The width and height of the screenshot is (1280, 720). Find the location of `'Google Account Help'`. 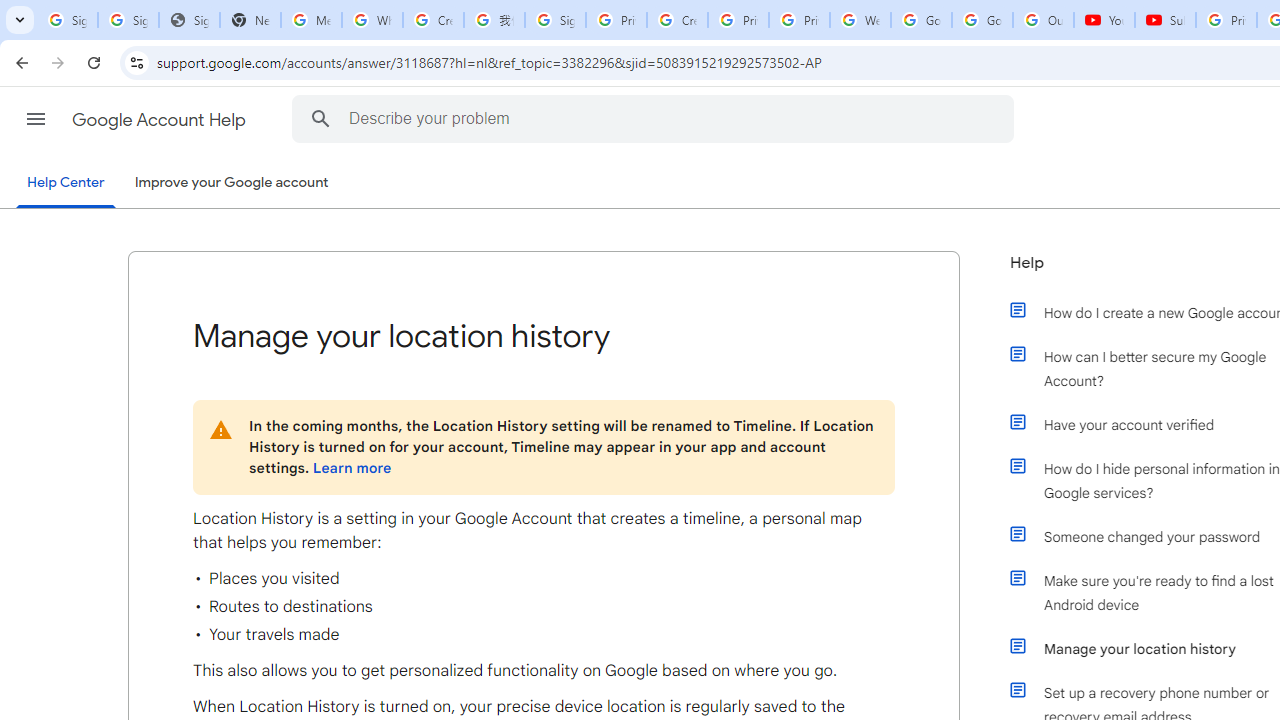

'Google Account Help' is located at coordinates (160, 119).